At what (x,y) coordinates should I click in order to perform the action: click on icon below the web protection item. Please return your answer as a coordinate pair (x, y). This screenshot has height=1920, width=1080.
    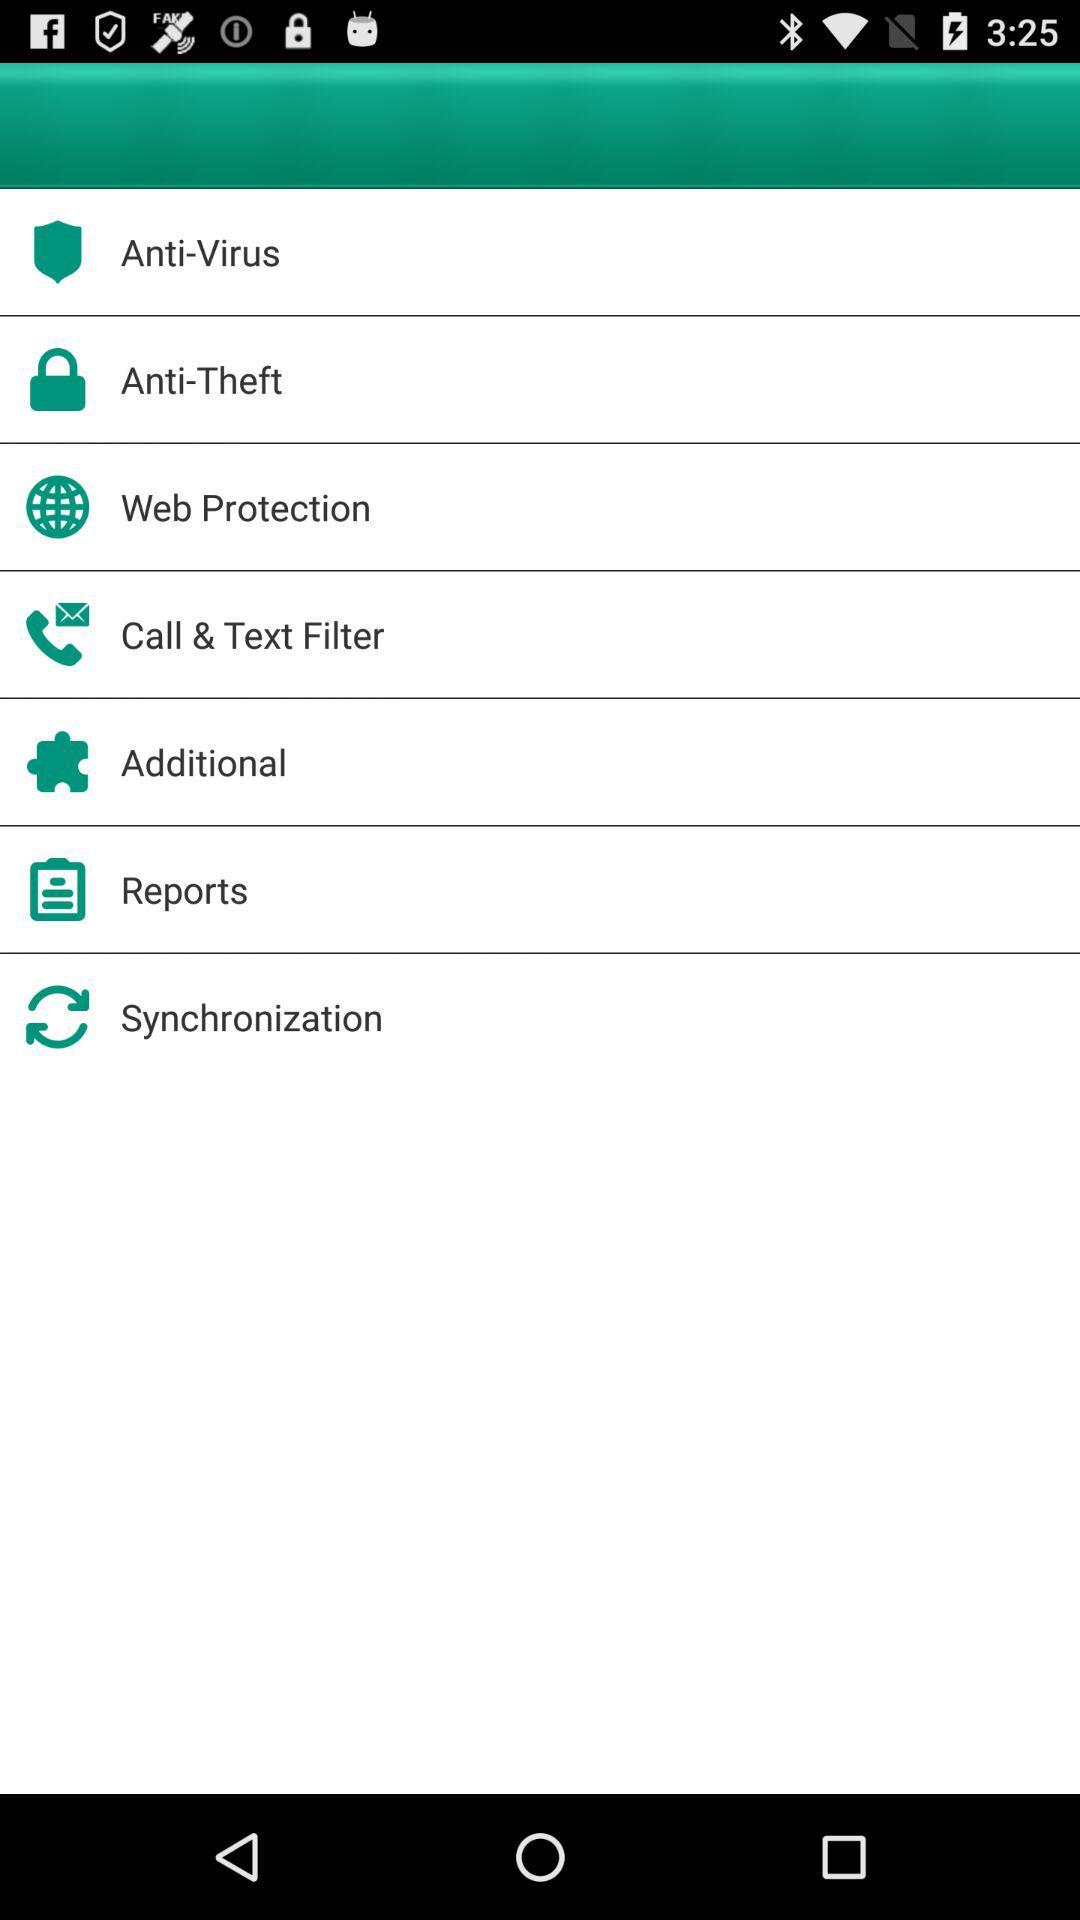
    Looking at the image, I should click on (251, 633).